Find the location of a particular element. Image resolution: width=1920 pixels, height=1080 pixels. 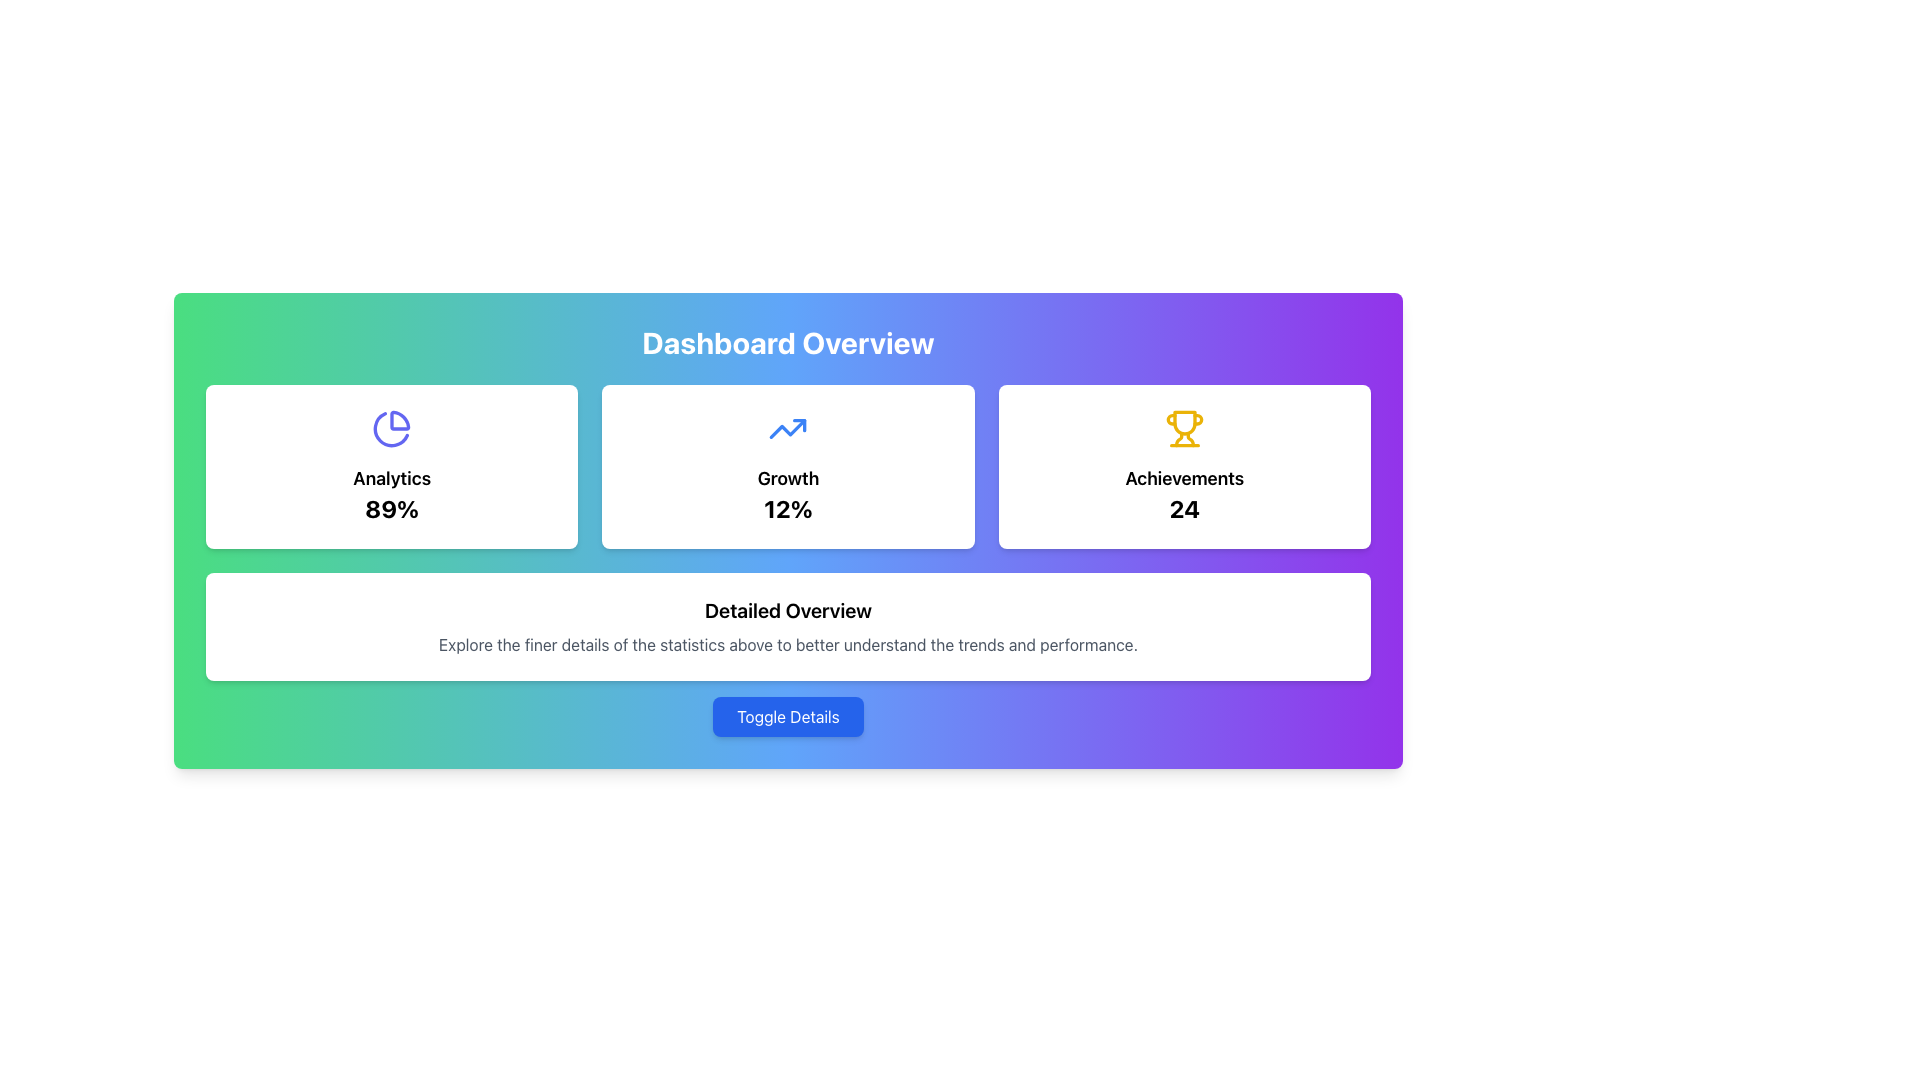

the decorative icon representing analytics data located in the first card of a three-card layout is located at coordinates (392, 427).